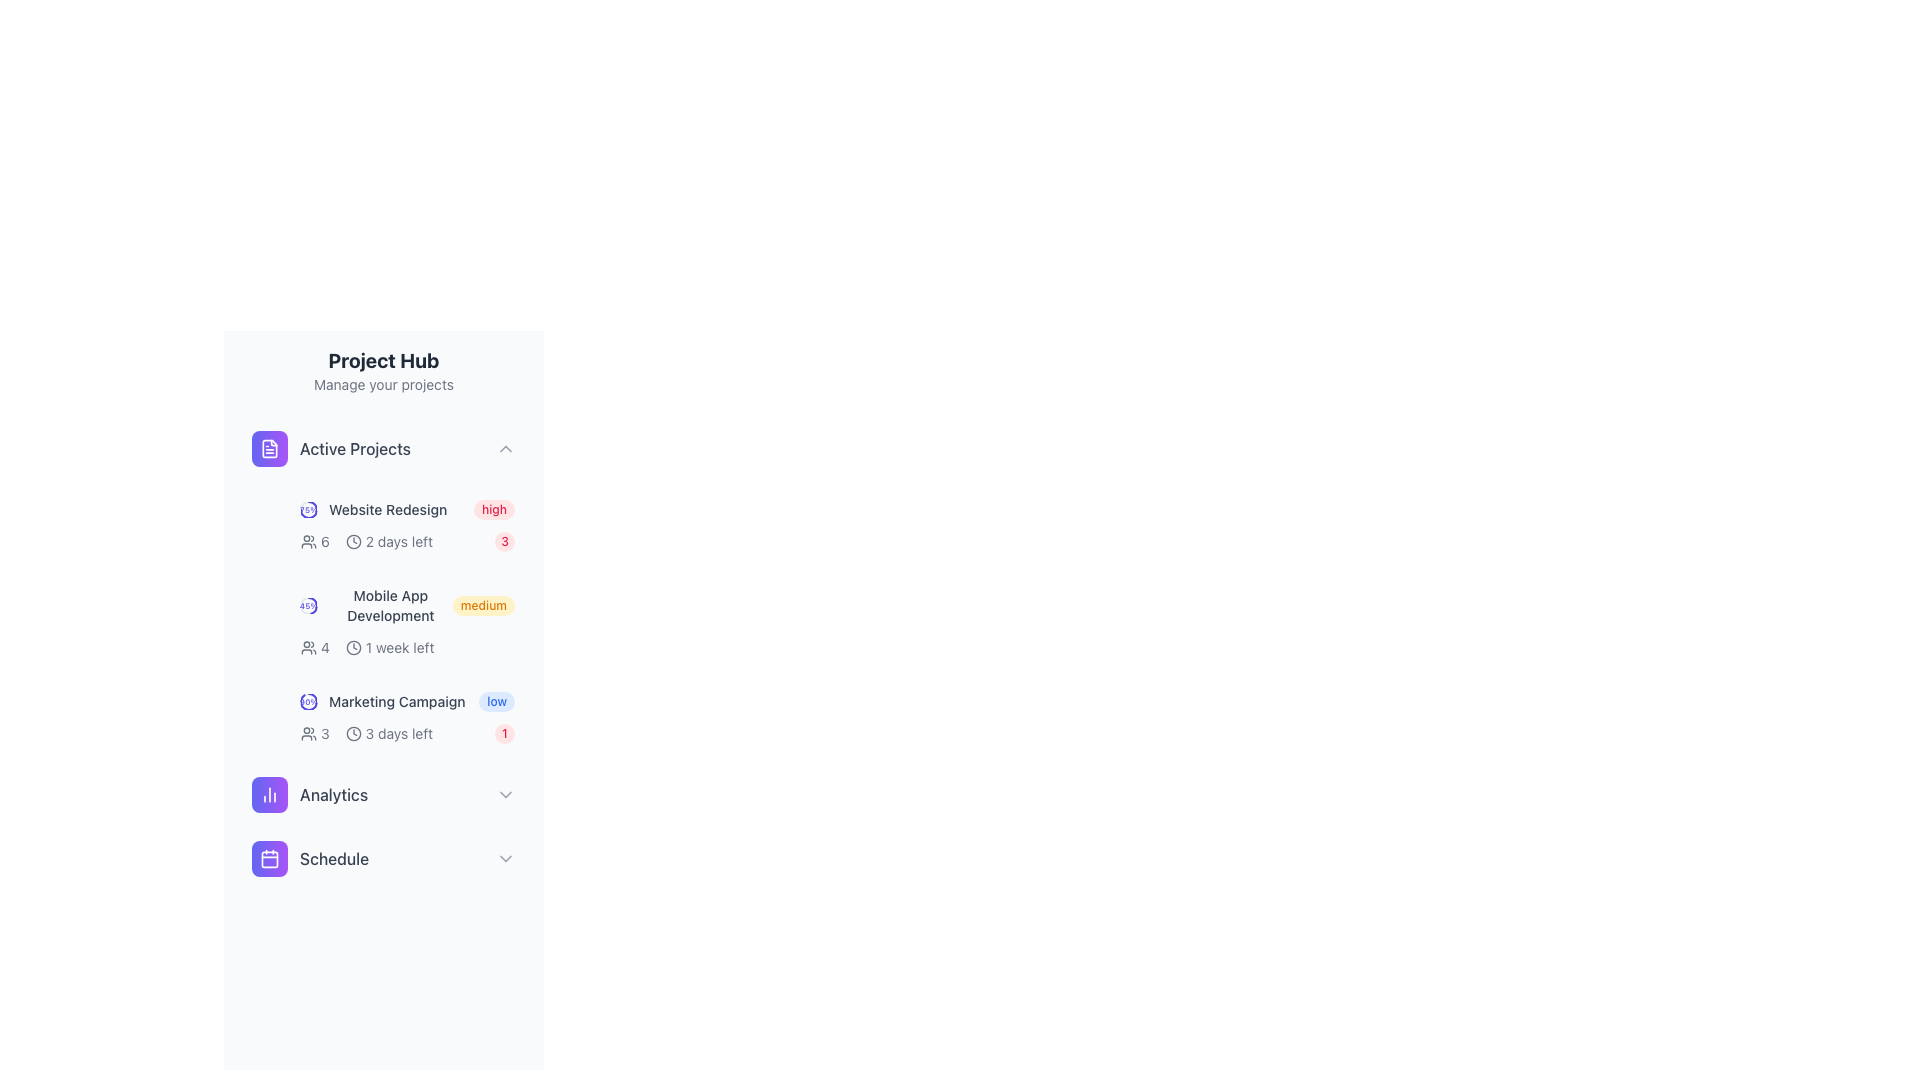  Describe the element at coordinates (268, 447) in the screenshot. I see `the 'Active Projects' icon, which is positioned to the left of the text and serves as a visual cue for the section` at that location.